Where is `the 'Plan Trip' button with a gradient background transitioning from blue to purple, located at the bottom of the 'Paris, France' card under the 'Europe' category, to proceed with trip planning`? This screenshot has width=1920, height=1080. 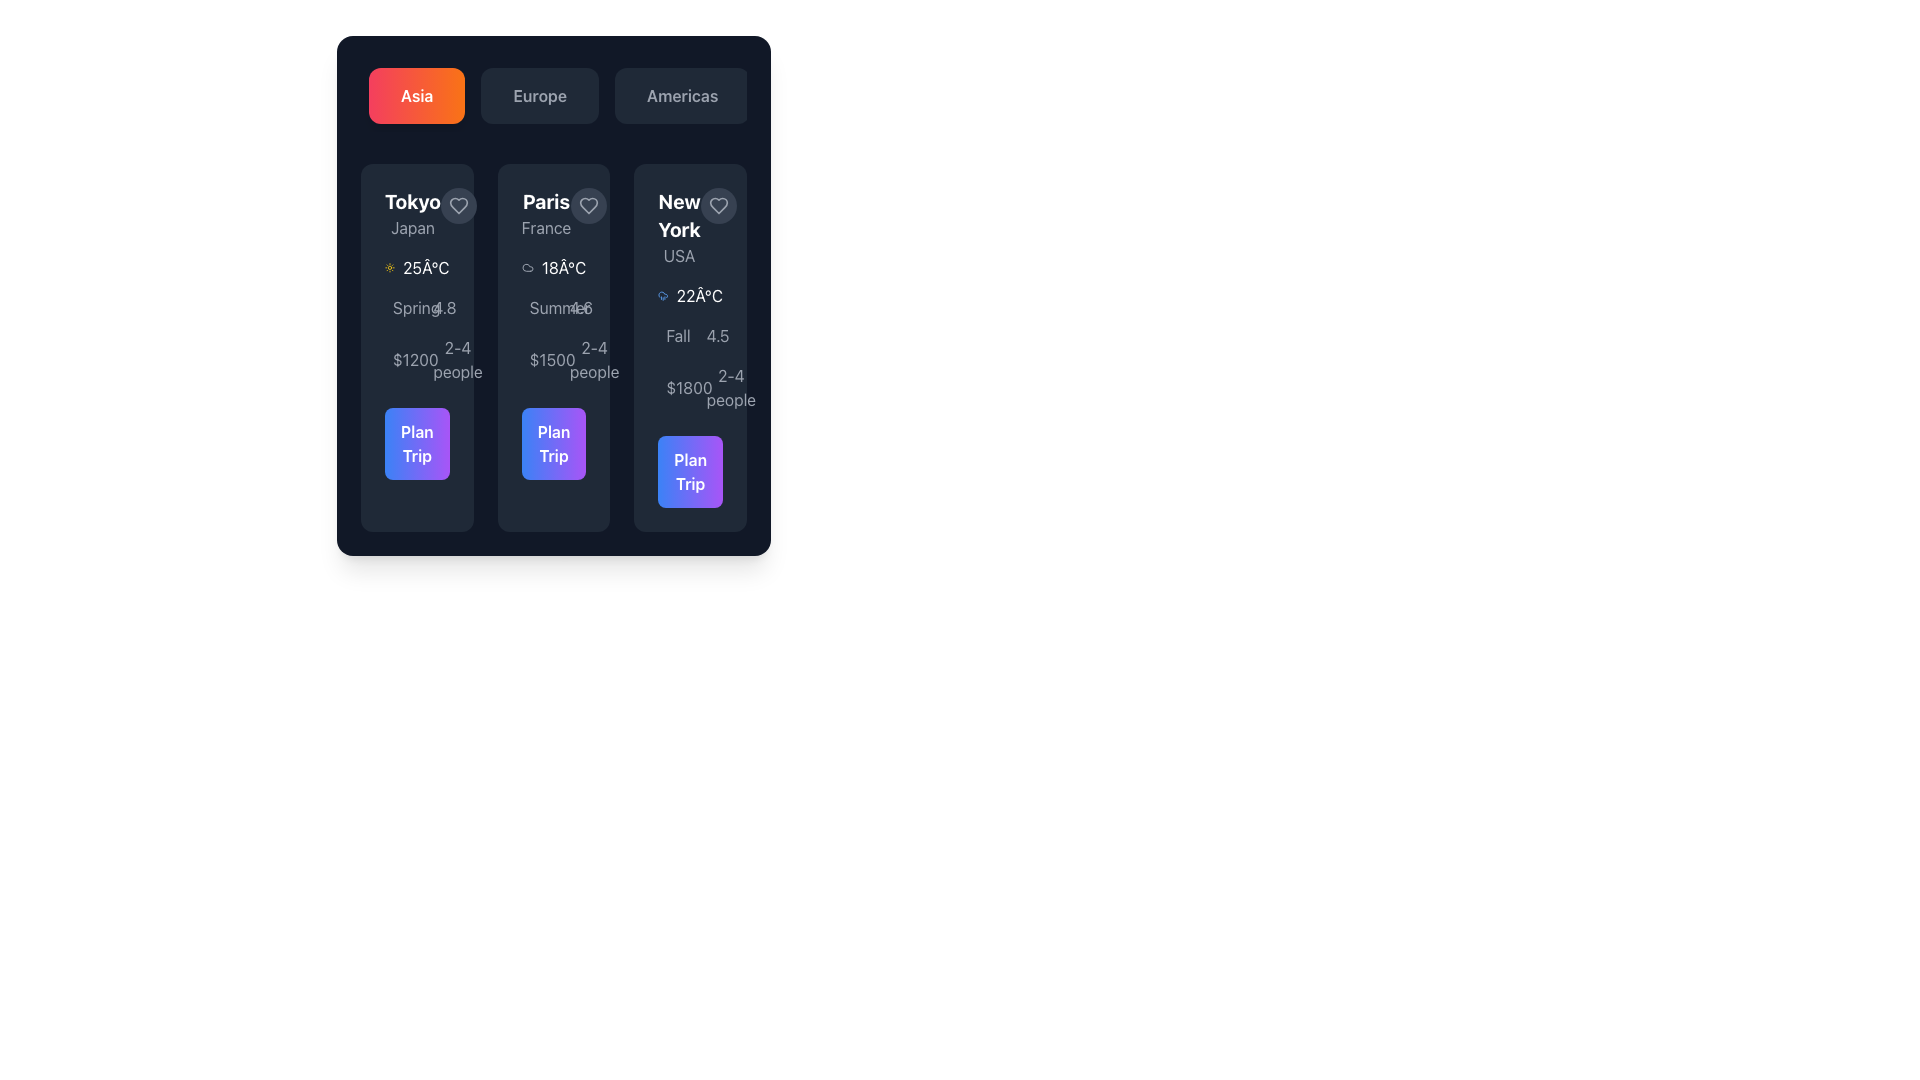 the 'Plan Trip' button with a gradient background transitioning from blue to purple, located at the bottom of the 'Paris, France' card under the 'Europe' category, to proceed with trip planning is located at coordinates (553, 442).